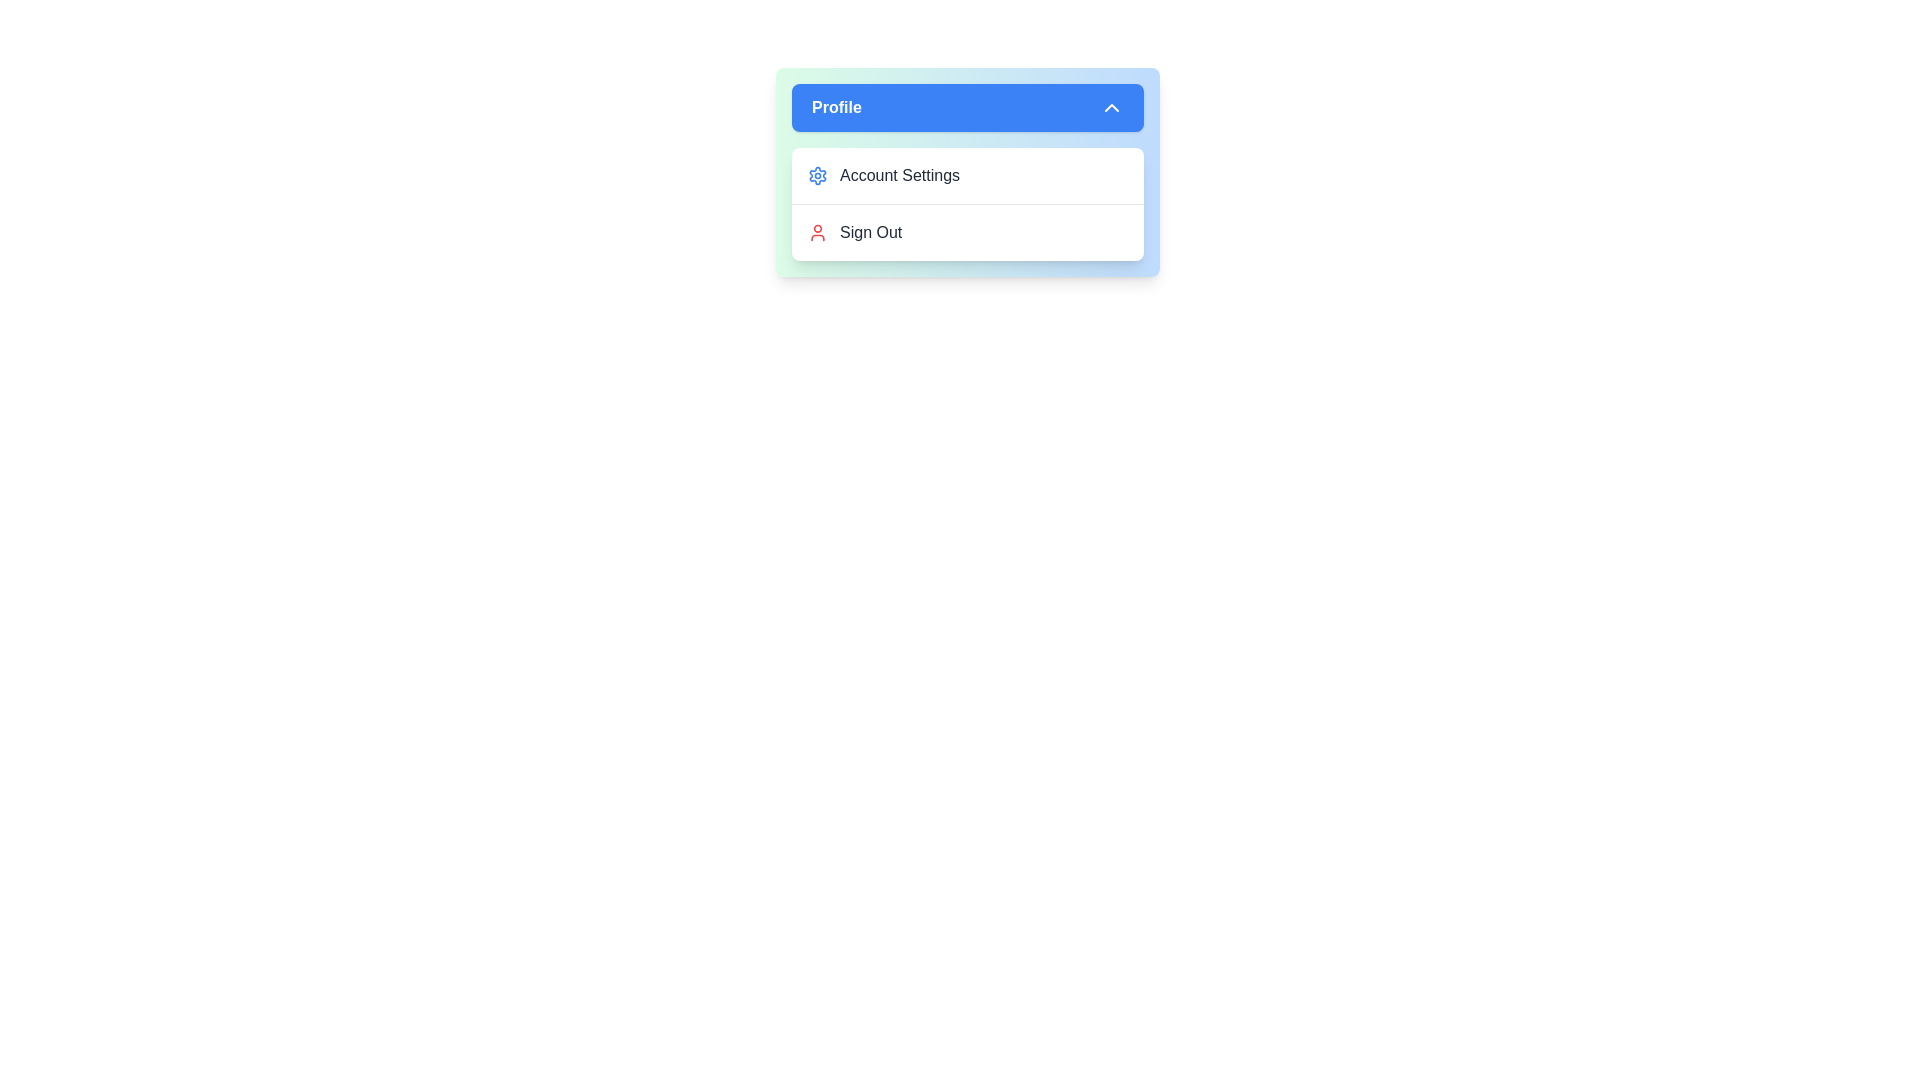  Describe the element at coordinates (968, 175) in the screenshot. I see `the 'Account Settings' option in the ProfileMenu` at that location.